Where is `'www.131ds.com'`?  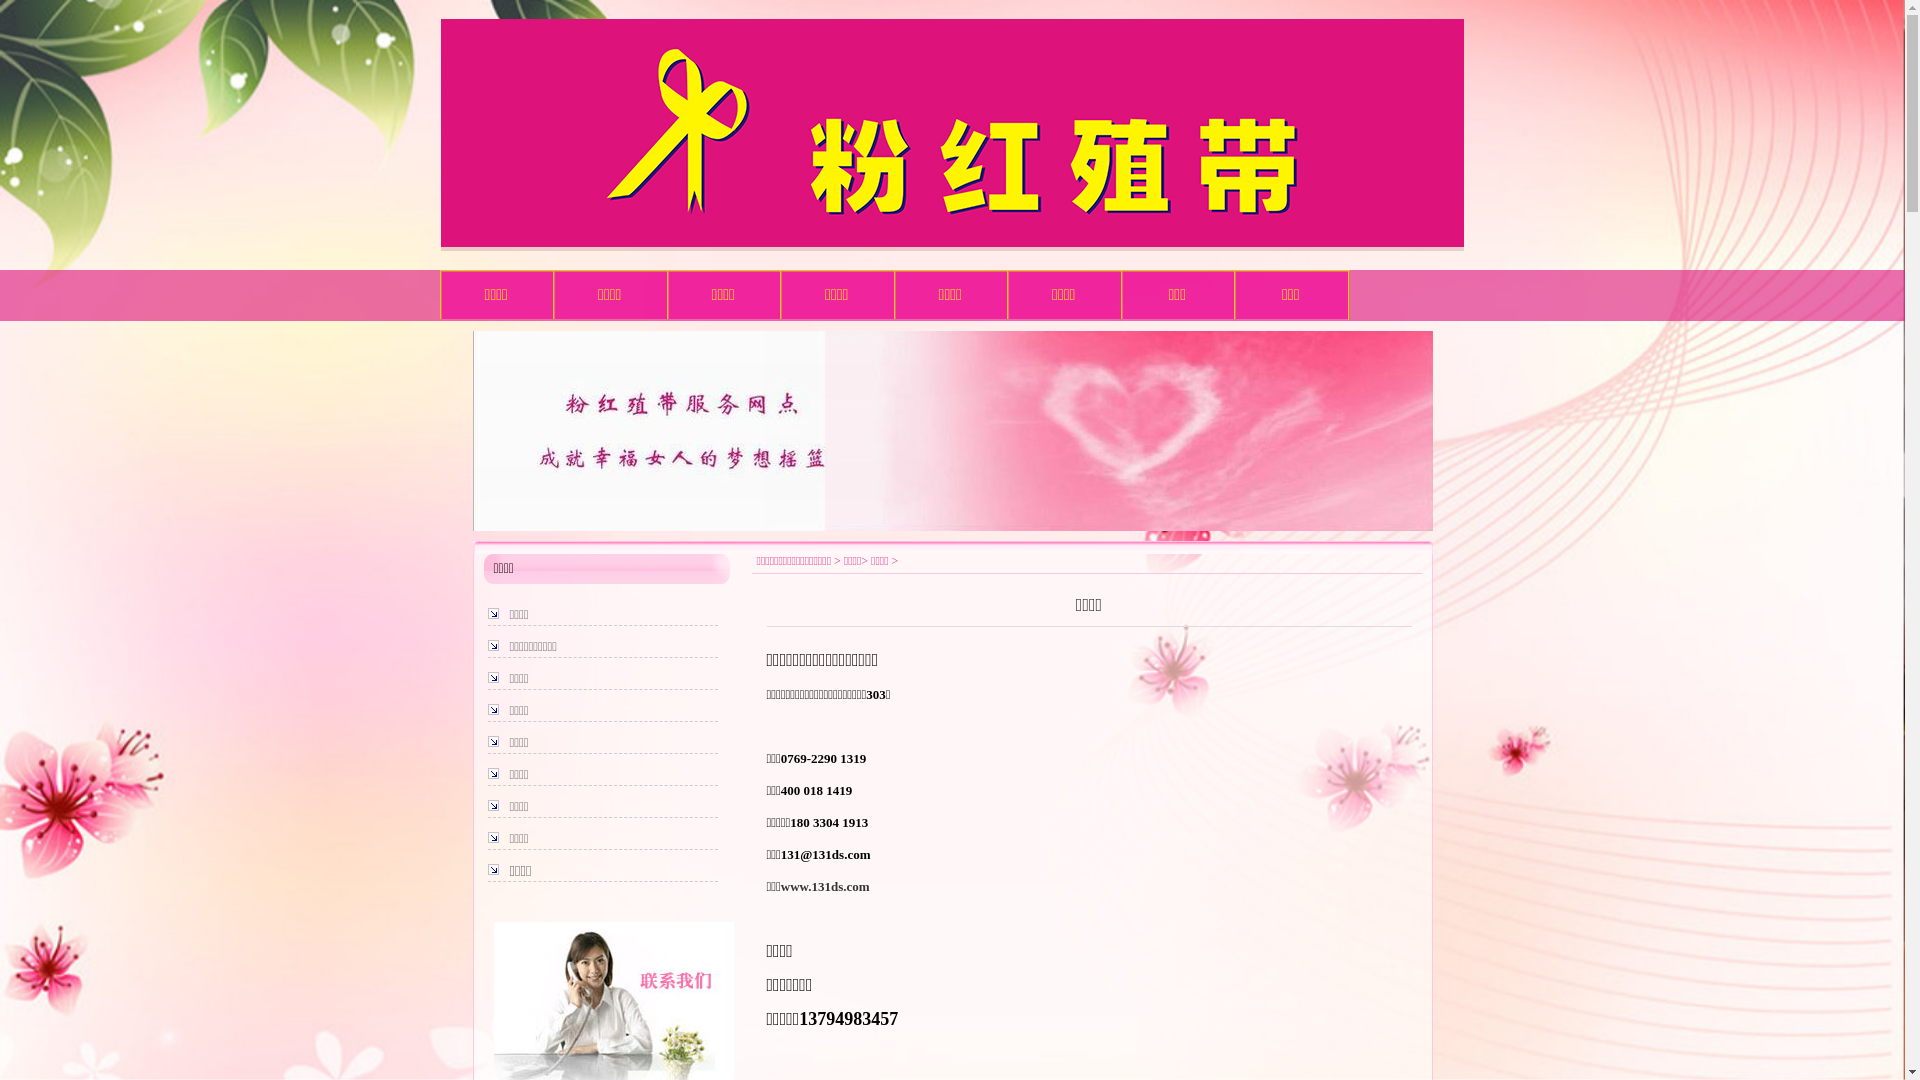
'www.131ds.com' is located at coordinates (825, 885).